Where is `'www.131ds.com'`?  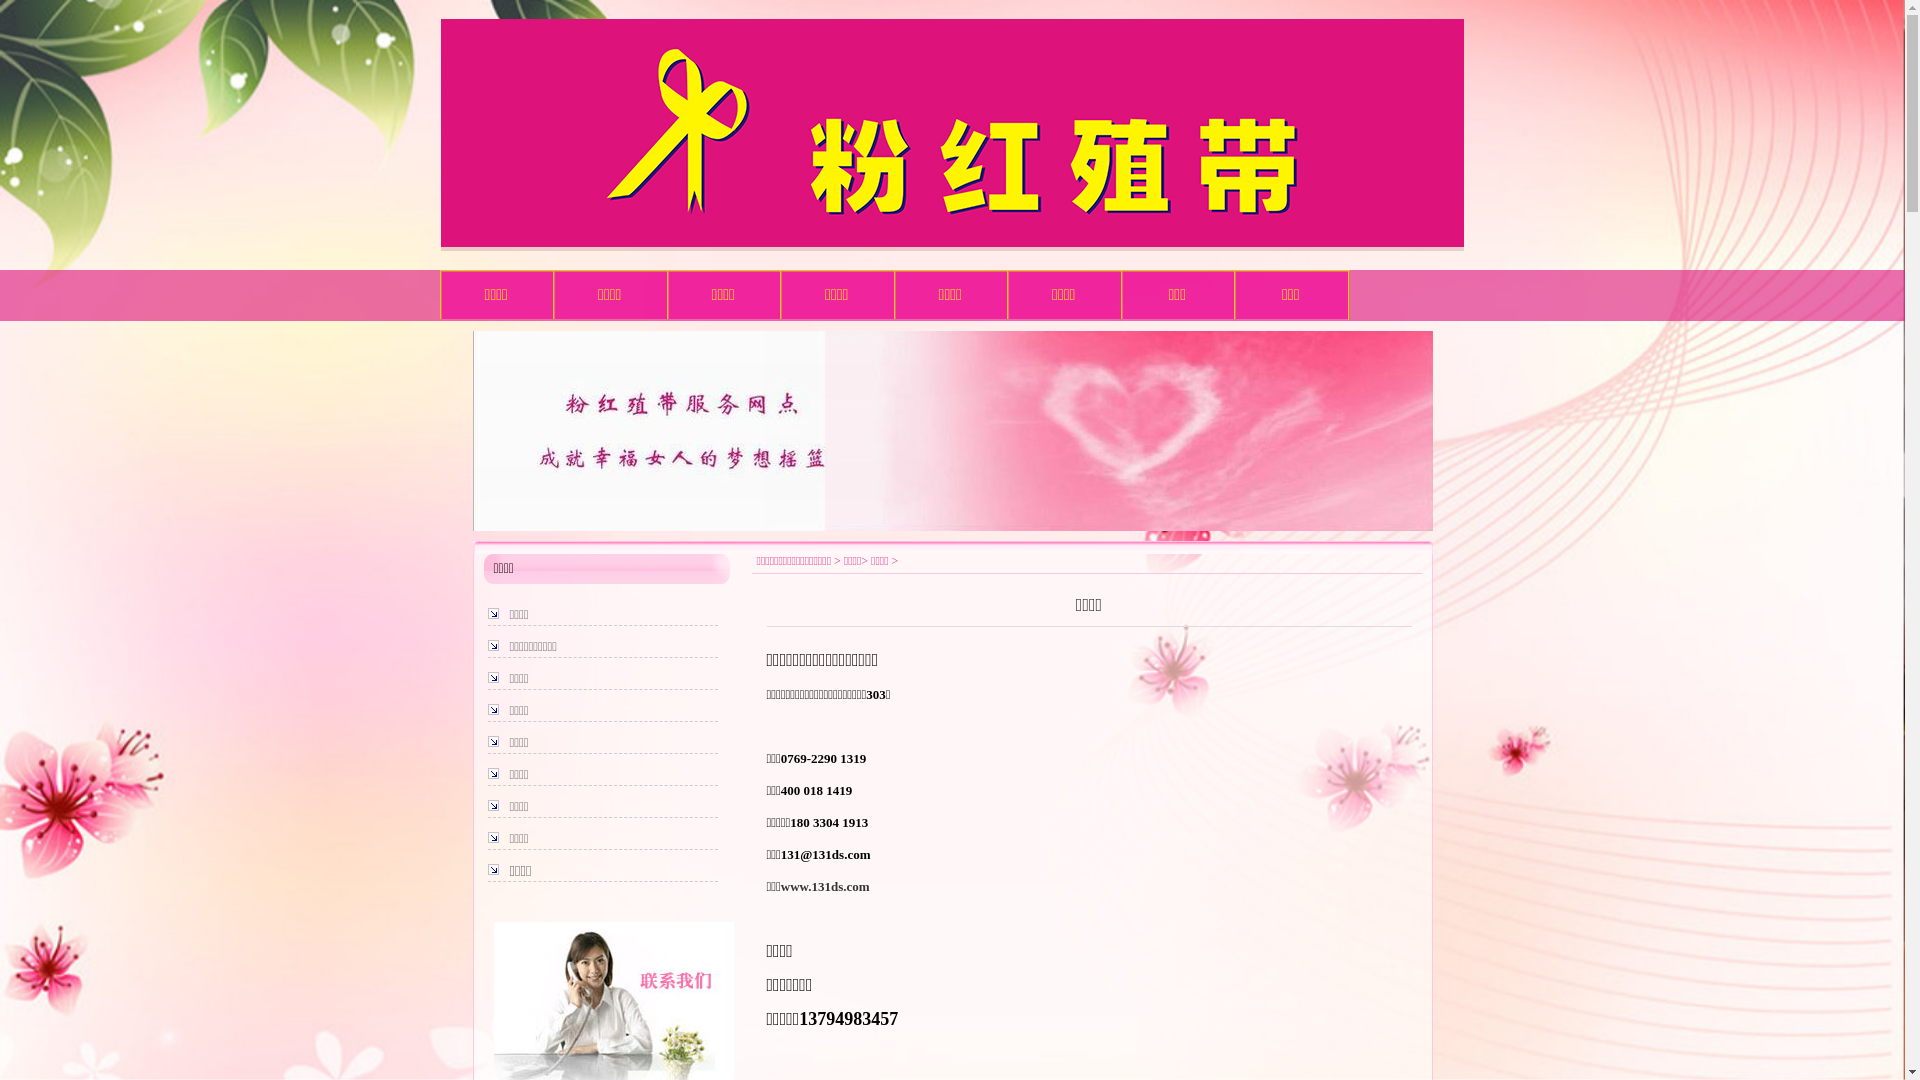
'www.131ds.com' is located at coordinates (825, 885).